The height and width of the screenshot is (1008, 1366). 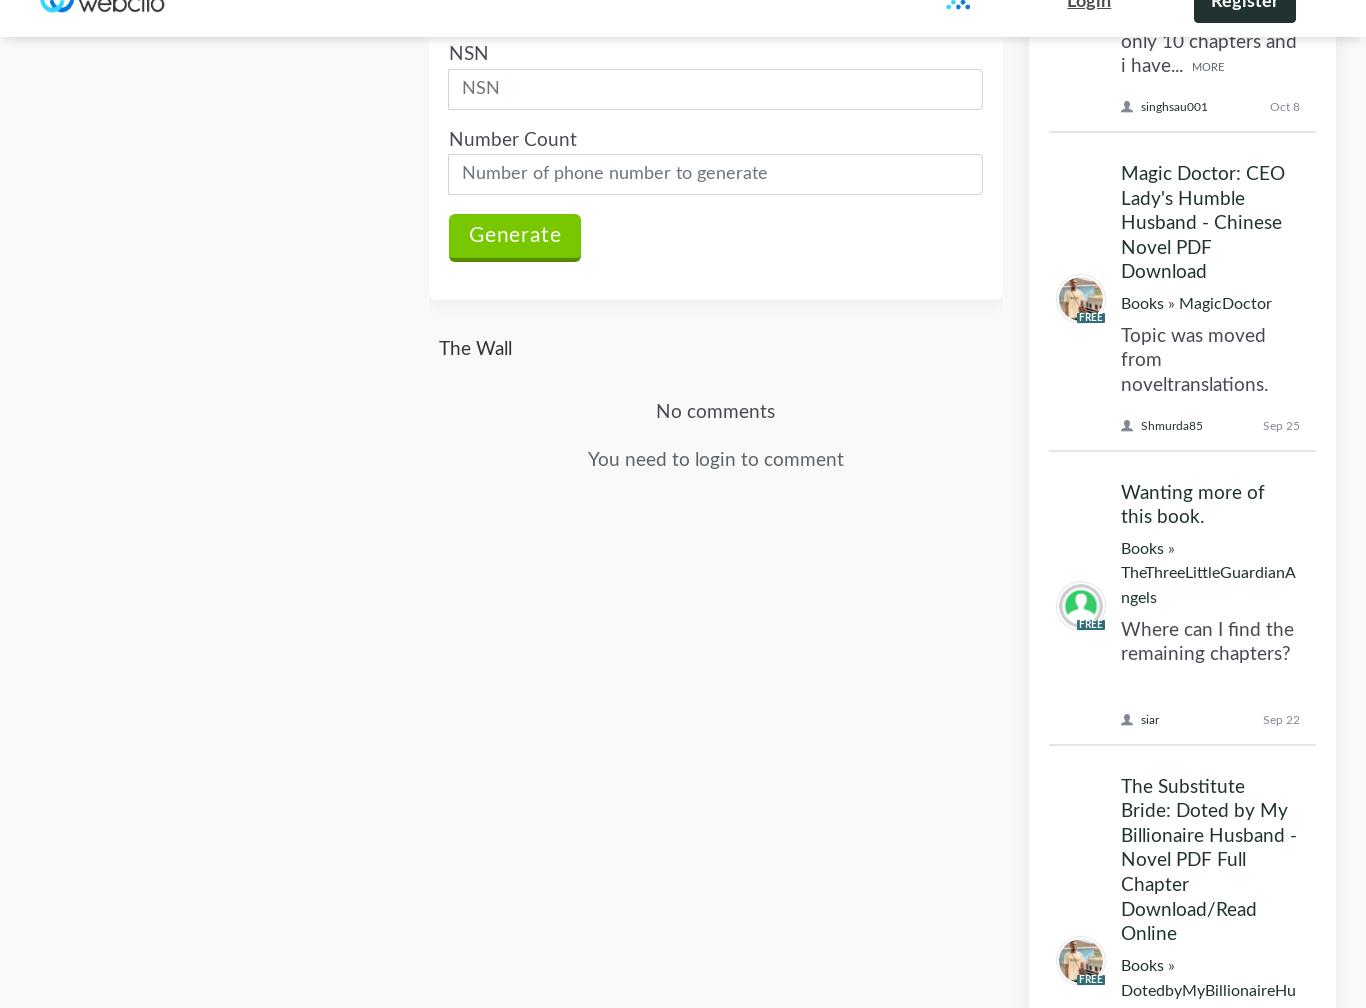 What do you see at coordinates (1208, 27) in the screenshot?
I see `'DotedbyMyBillionaireHusband'` at bounding box center [1208, 27].